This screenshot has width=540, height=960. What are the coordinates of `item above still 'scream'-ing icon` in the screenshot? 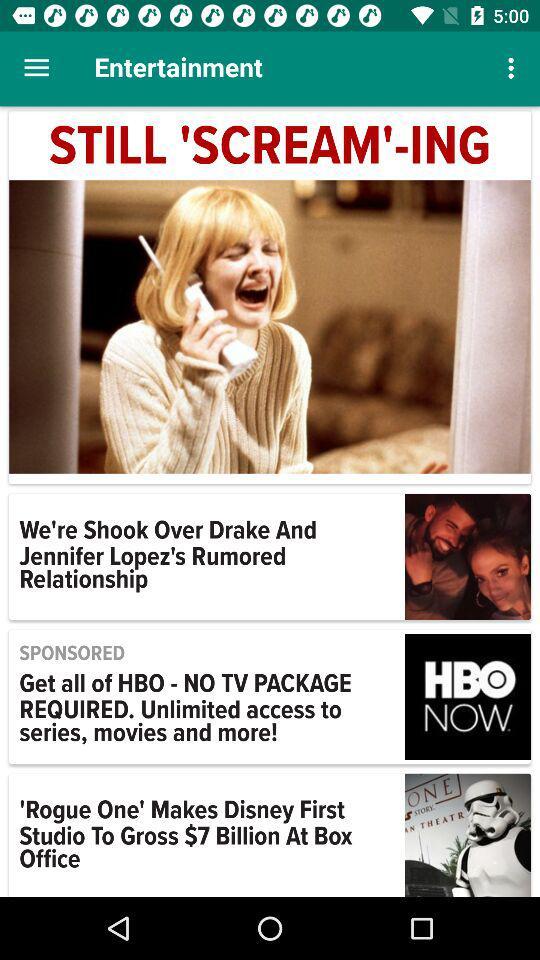 It's located at (36, 68).